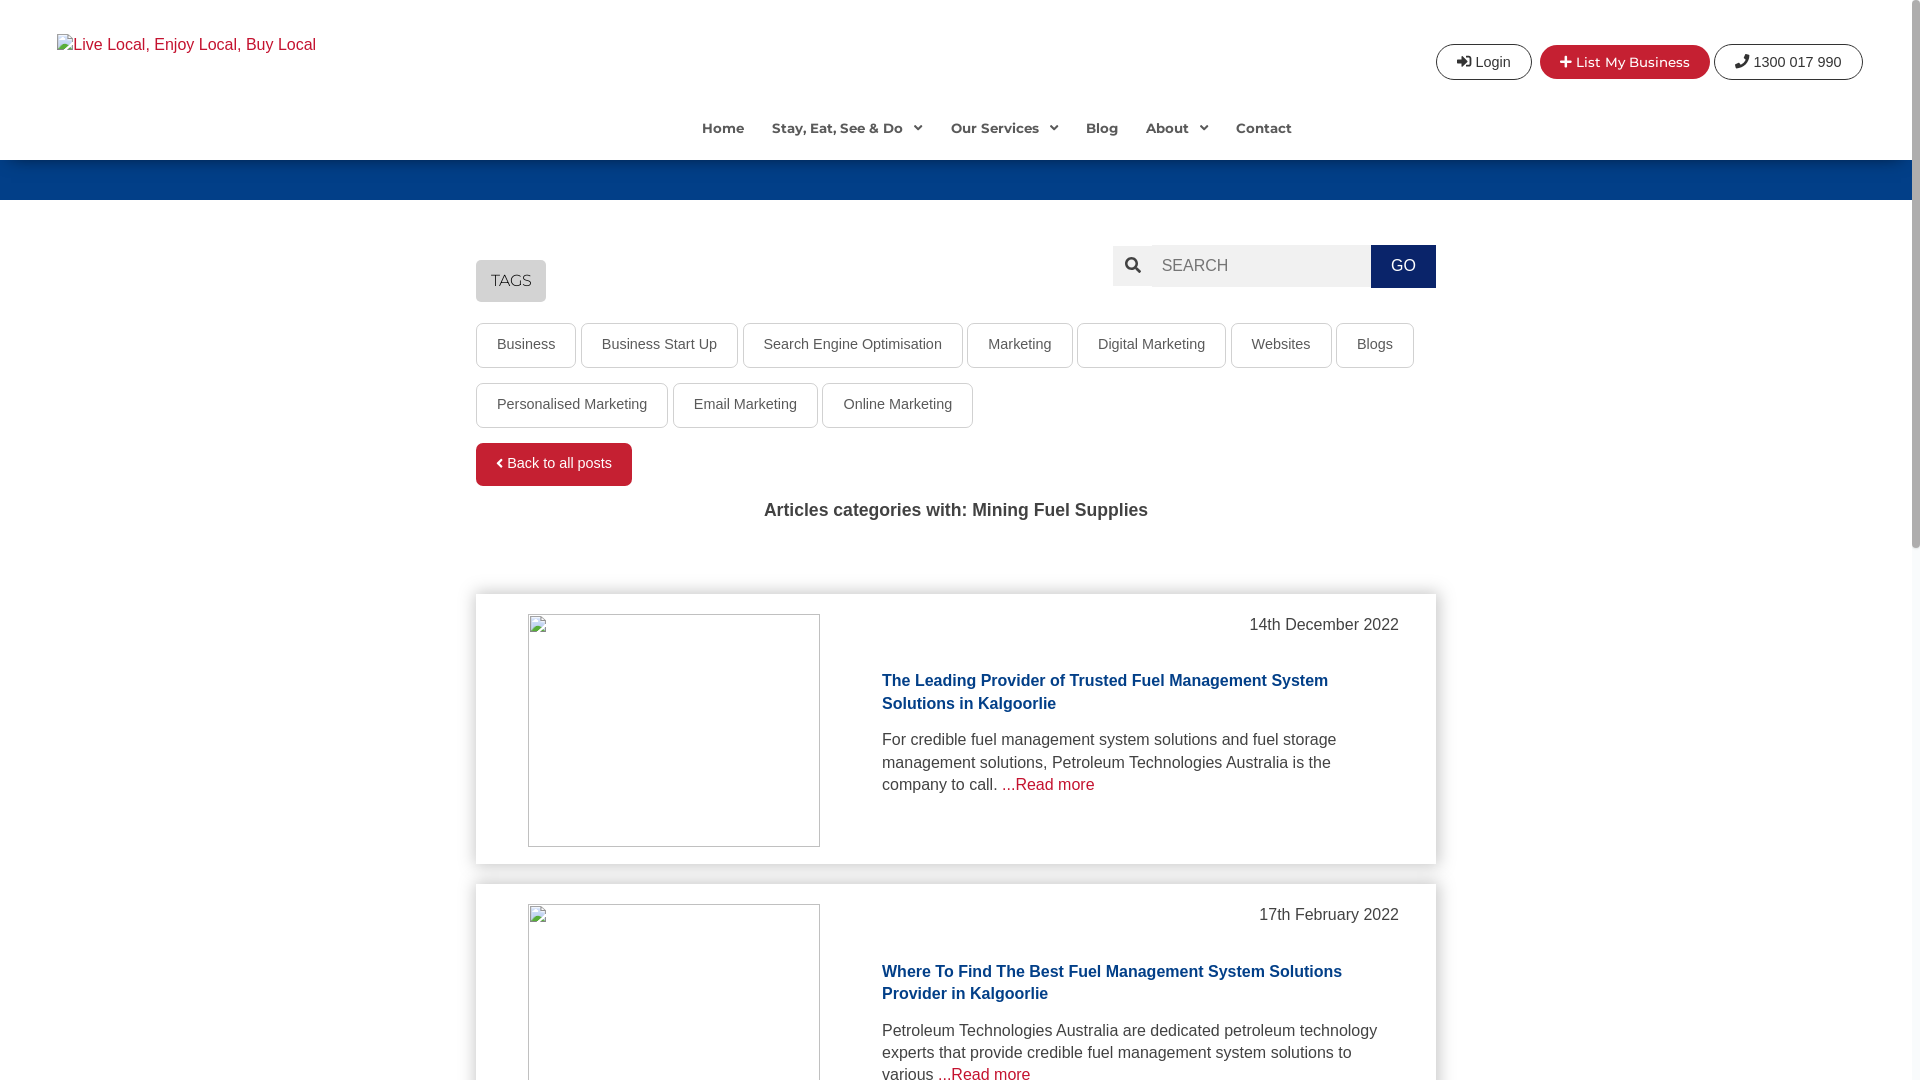  I want to click on 'About', so click(1176, 141).